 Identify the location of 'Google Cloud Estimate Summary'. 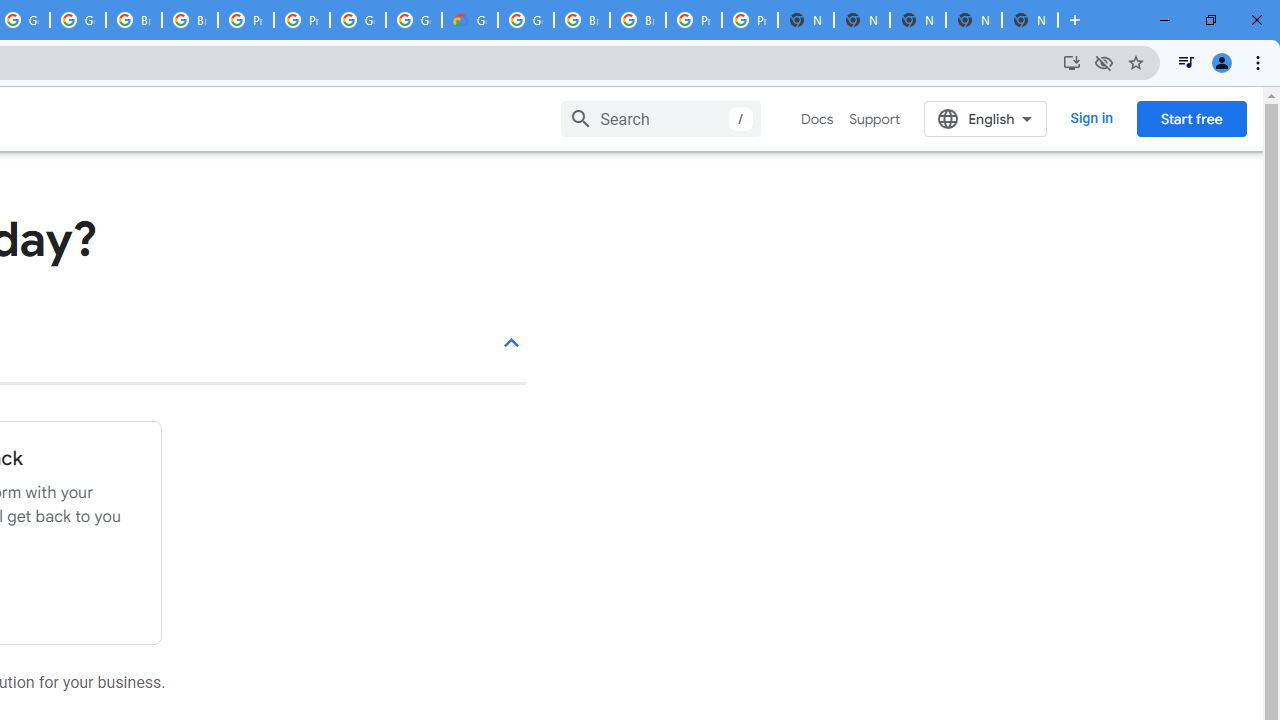
(468, 20).